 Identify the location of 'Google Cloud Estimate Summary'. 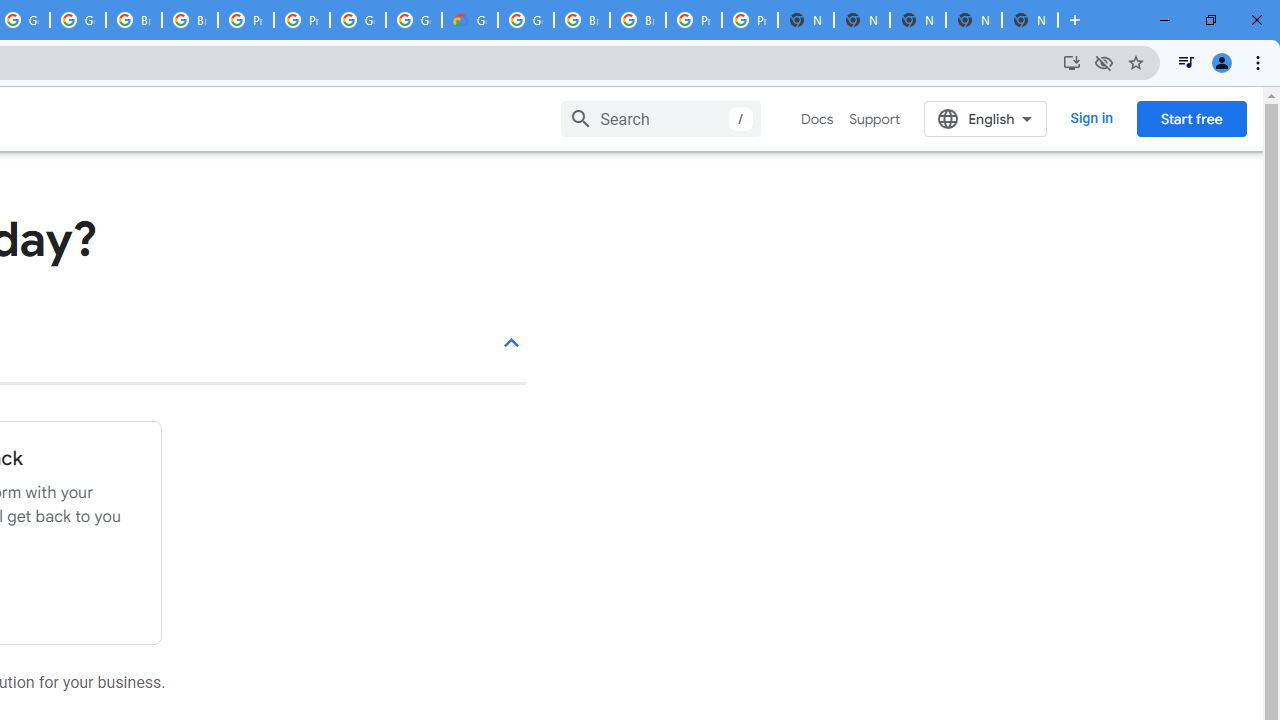
(468, 20).